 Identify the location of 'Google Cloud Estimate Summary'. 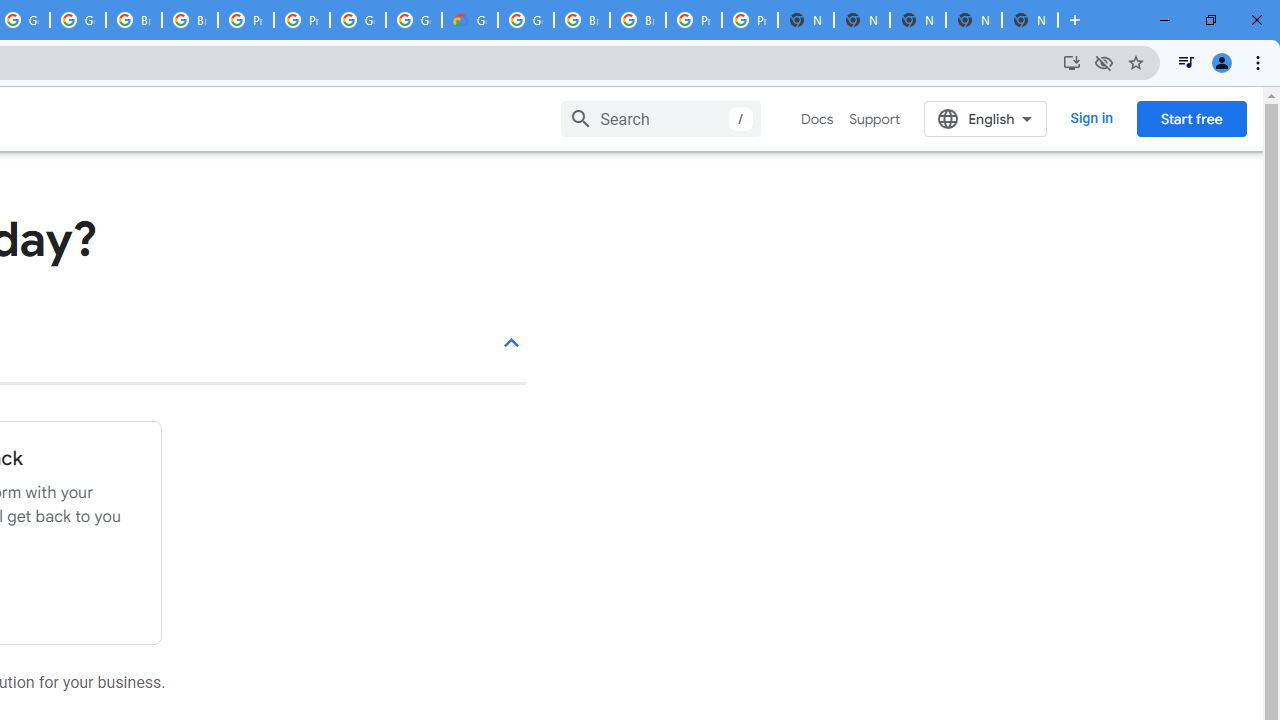
(468, 20).